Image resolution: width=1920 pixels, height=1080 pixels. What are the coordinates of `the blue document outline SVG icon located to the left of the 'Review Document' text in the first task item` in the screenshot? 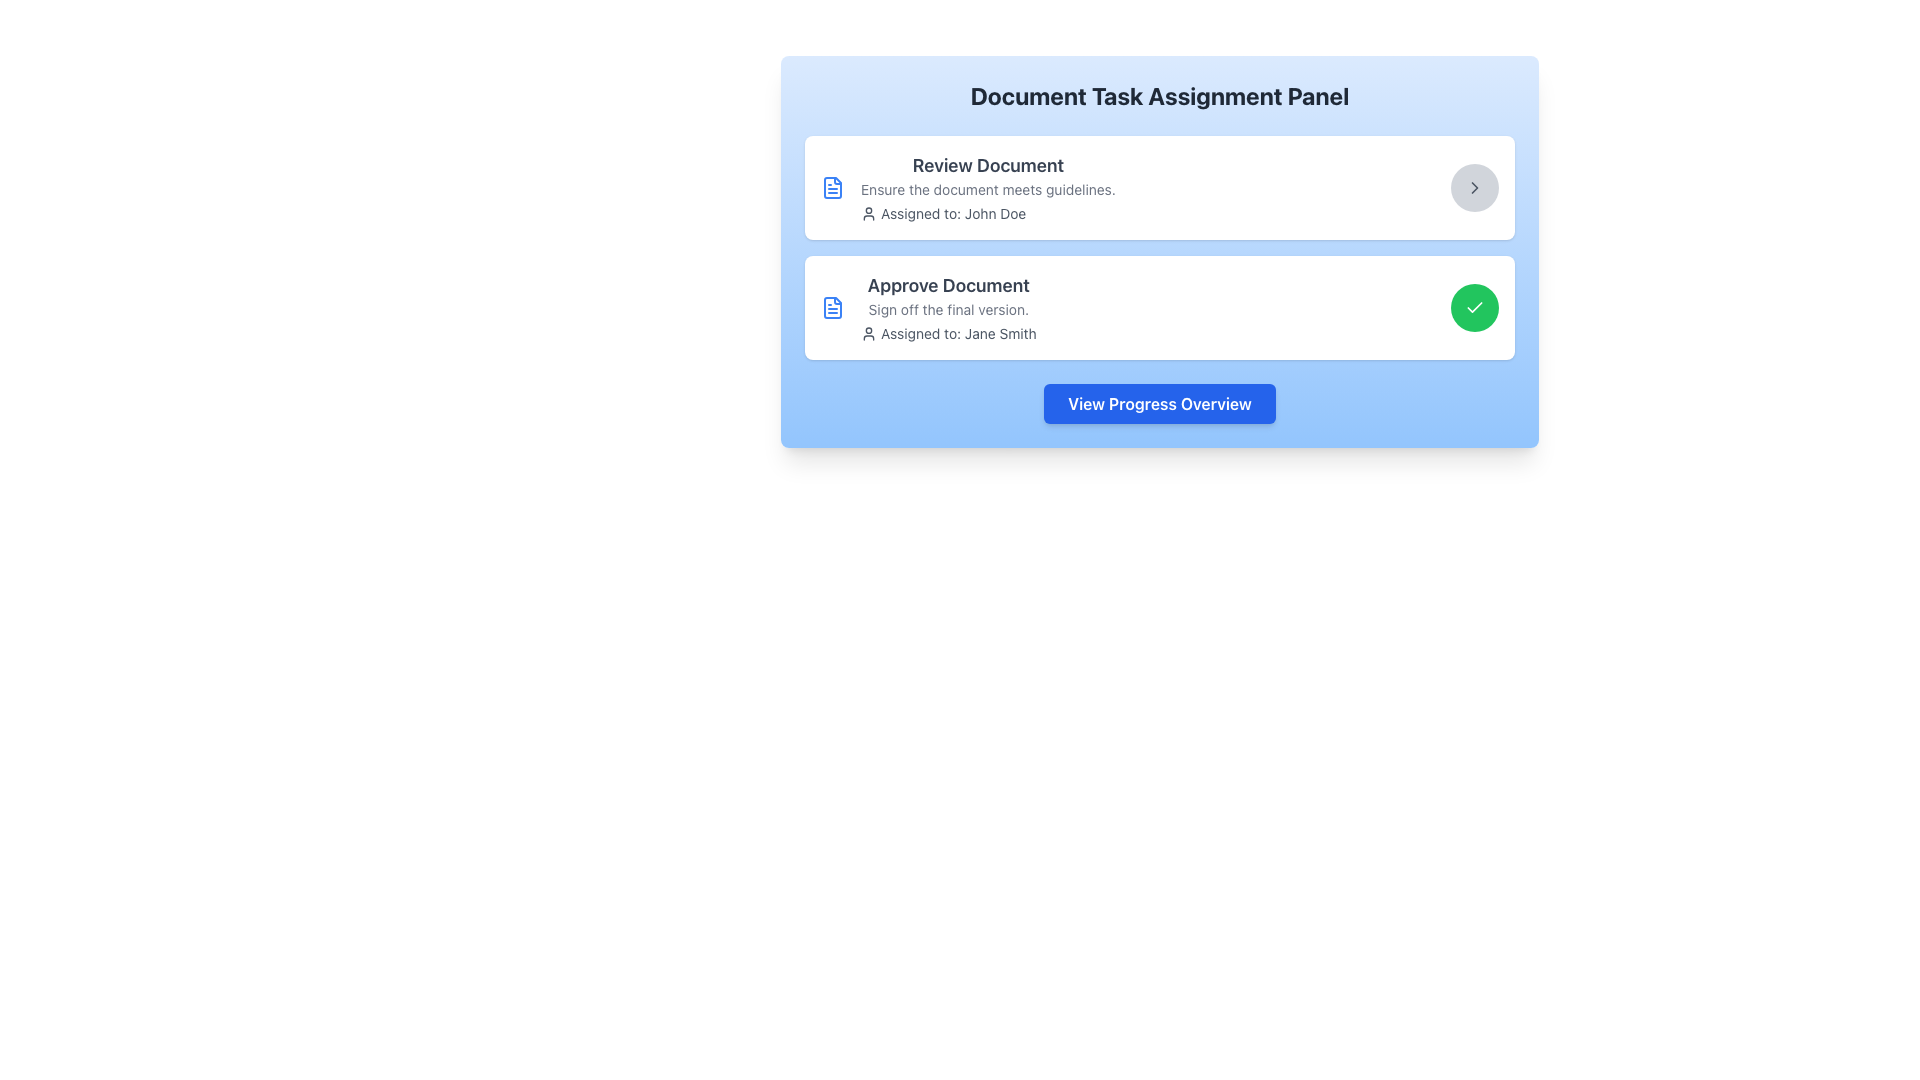 It's located at (833, 188).